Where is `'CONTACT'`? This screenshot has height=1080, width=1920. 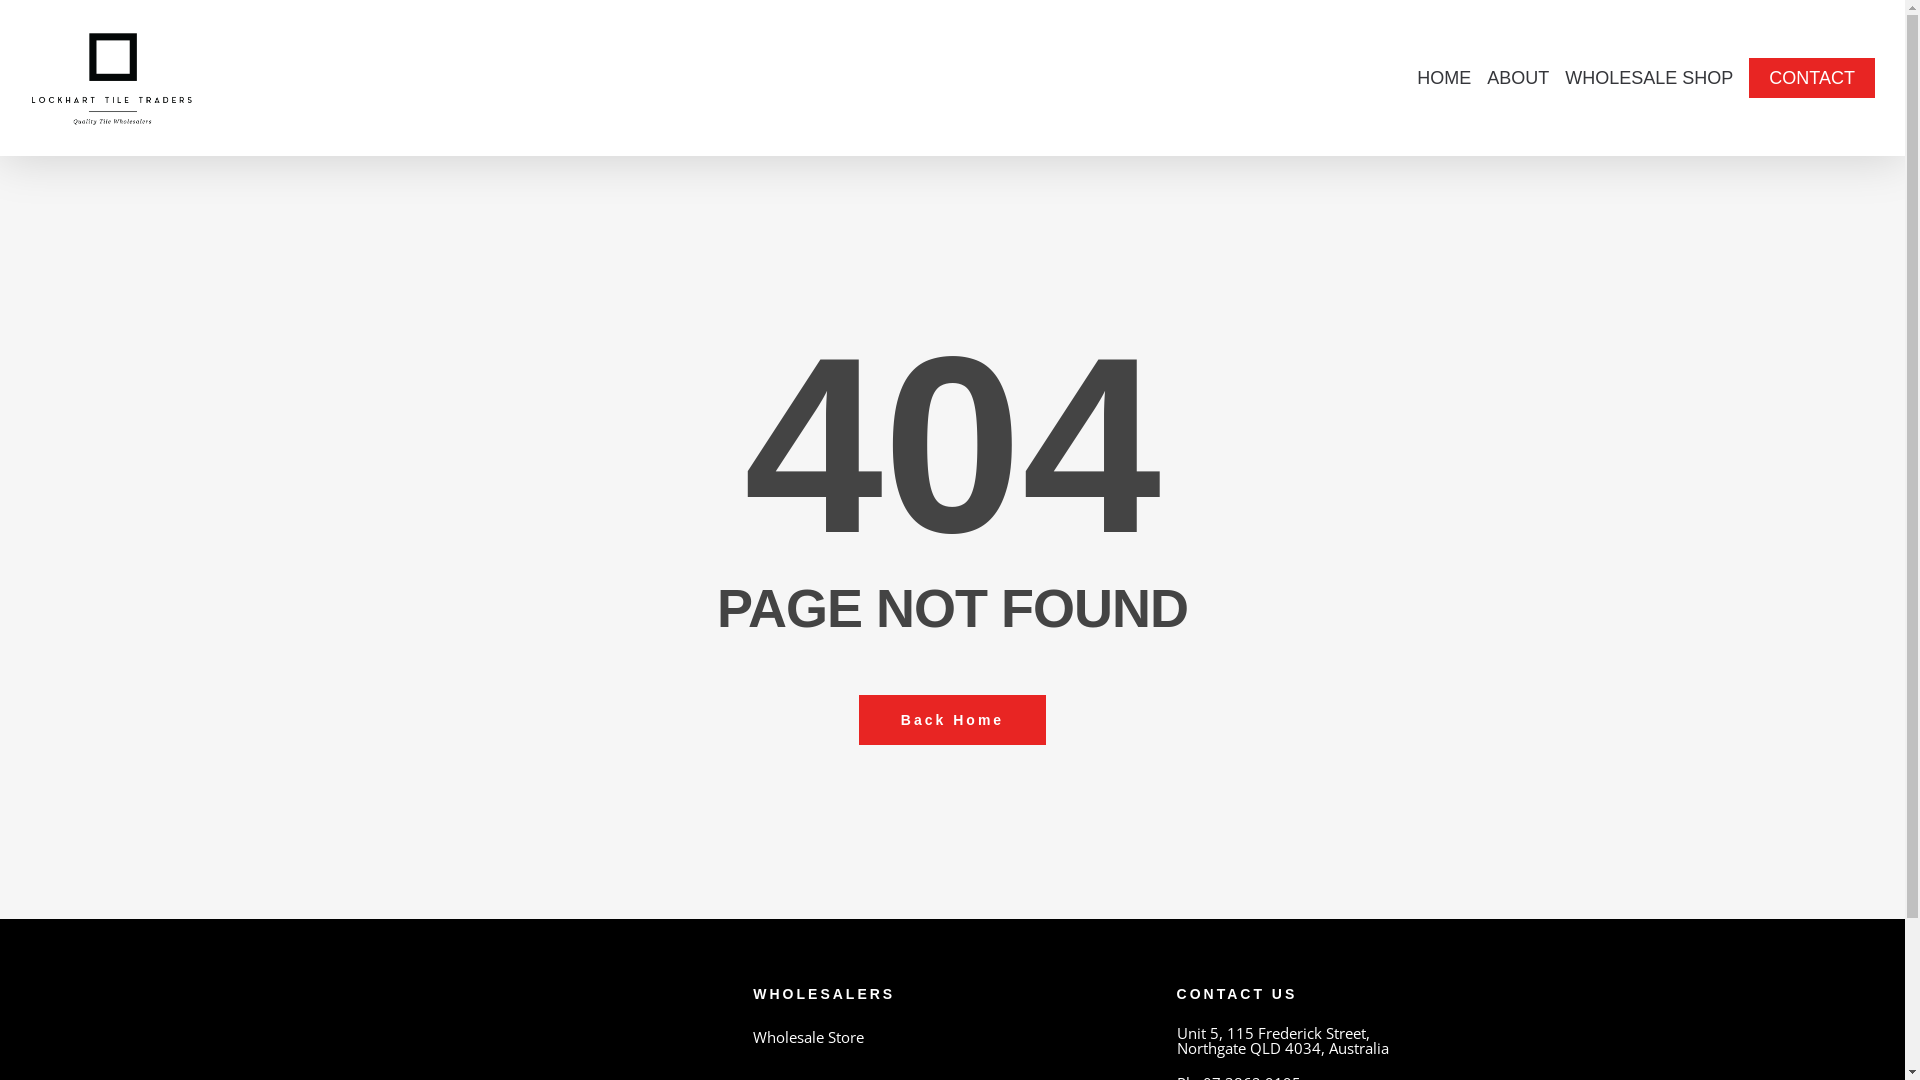 'CONTACT' is located at coordinates (1811, 76).